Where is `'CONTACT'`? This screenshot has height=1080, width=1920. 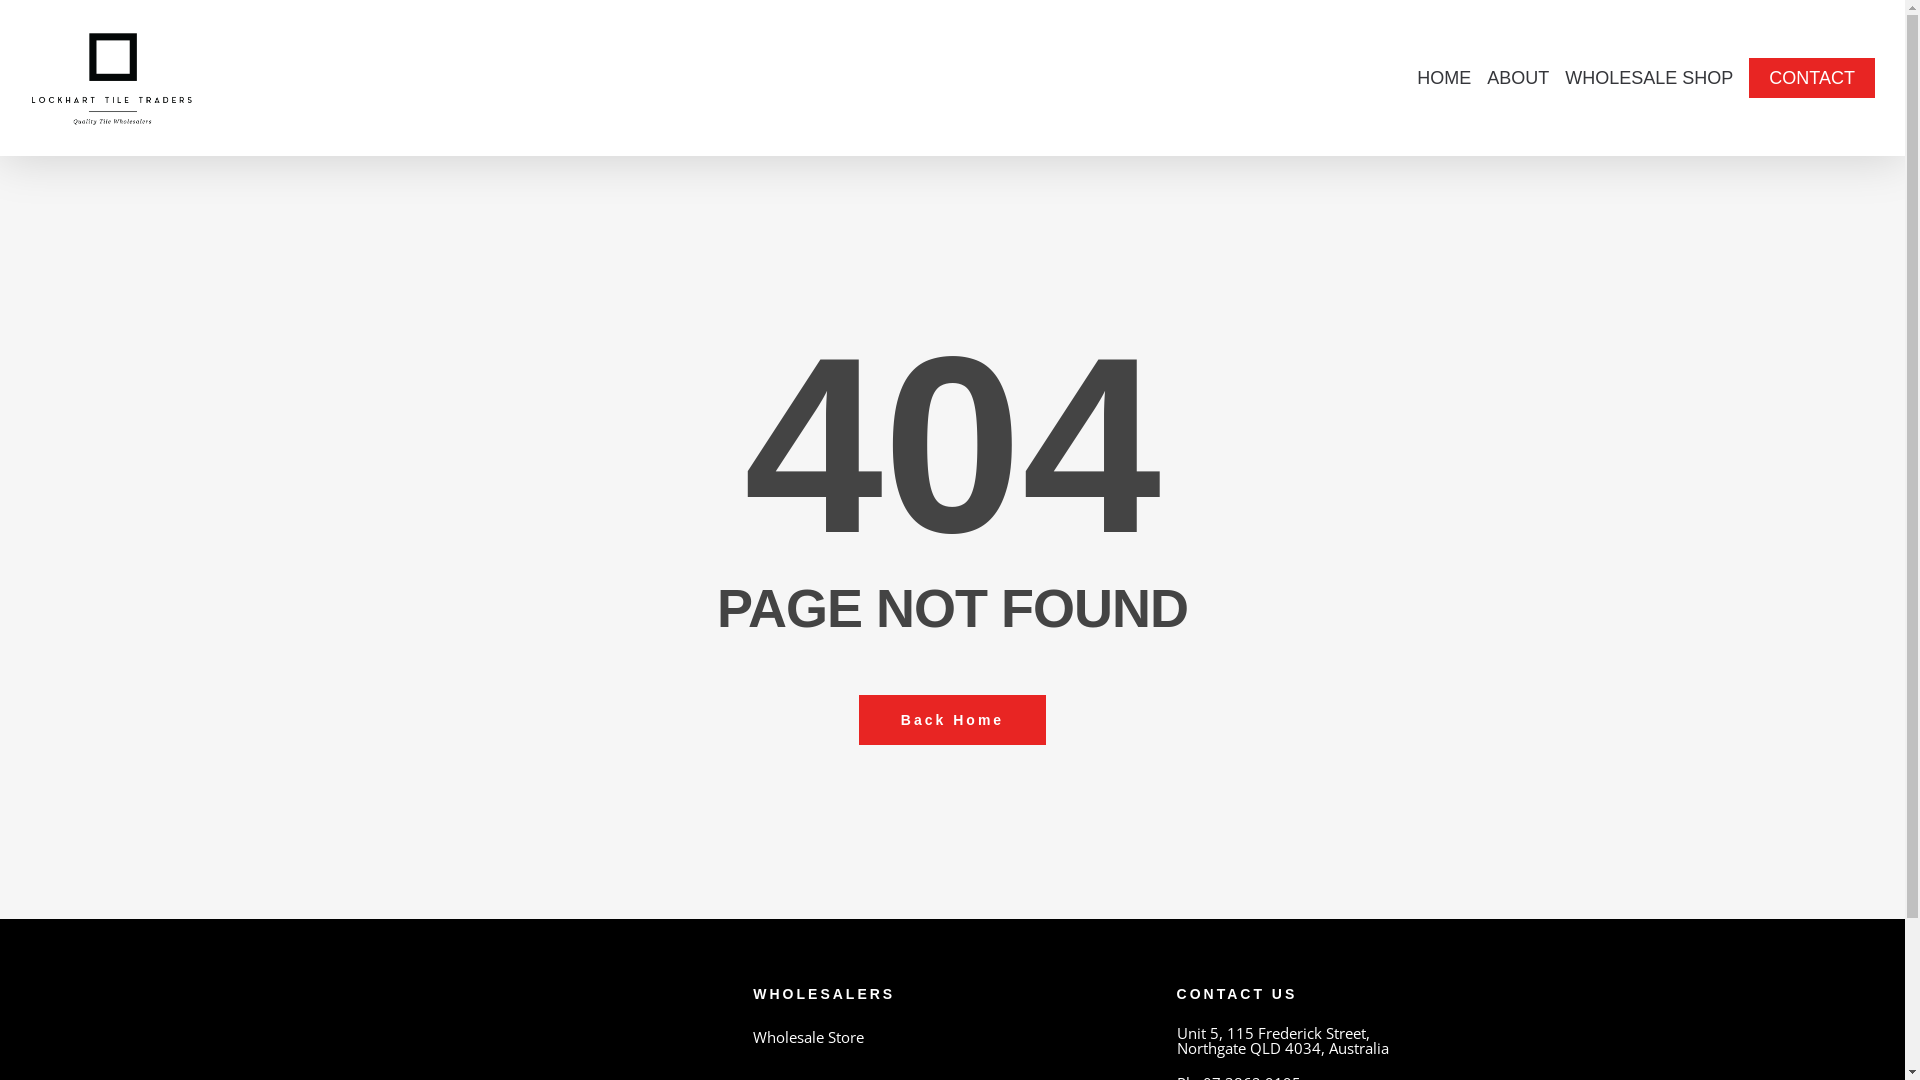 'CONTACT' is located at coordinates (1811, 76).